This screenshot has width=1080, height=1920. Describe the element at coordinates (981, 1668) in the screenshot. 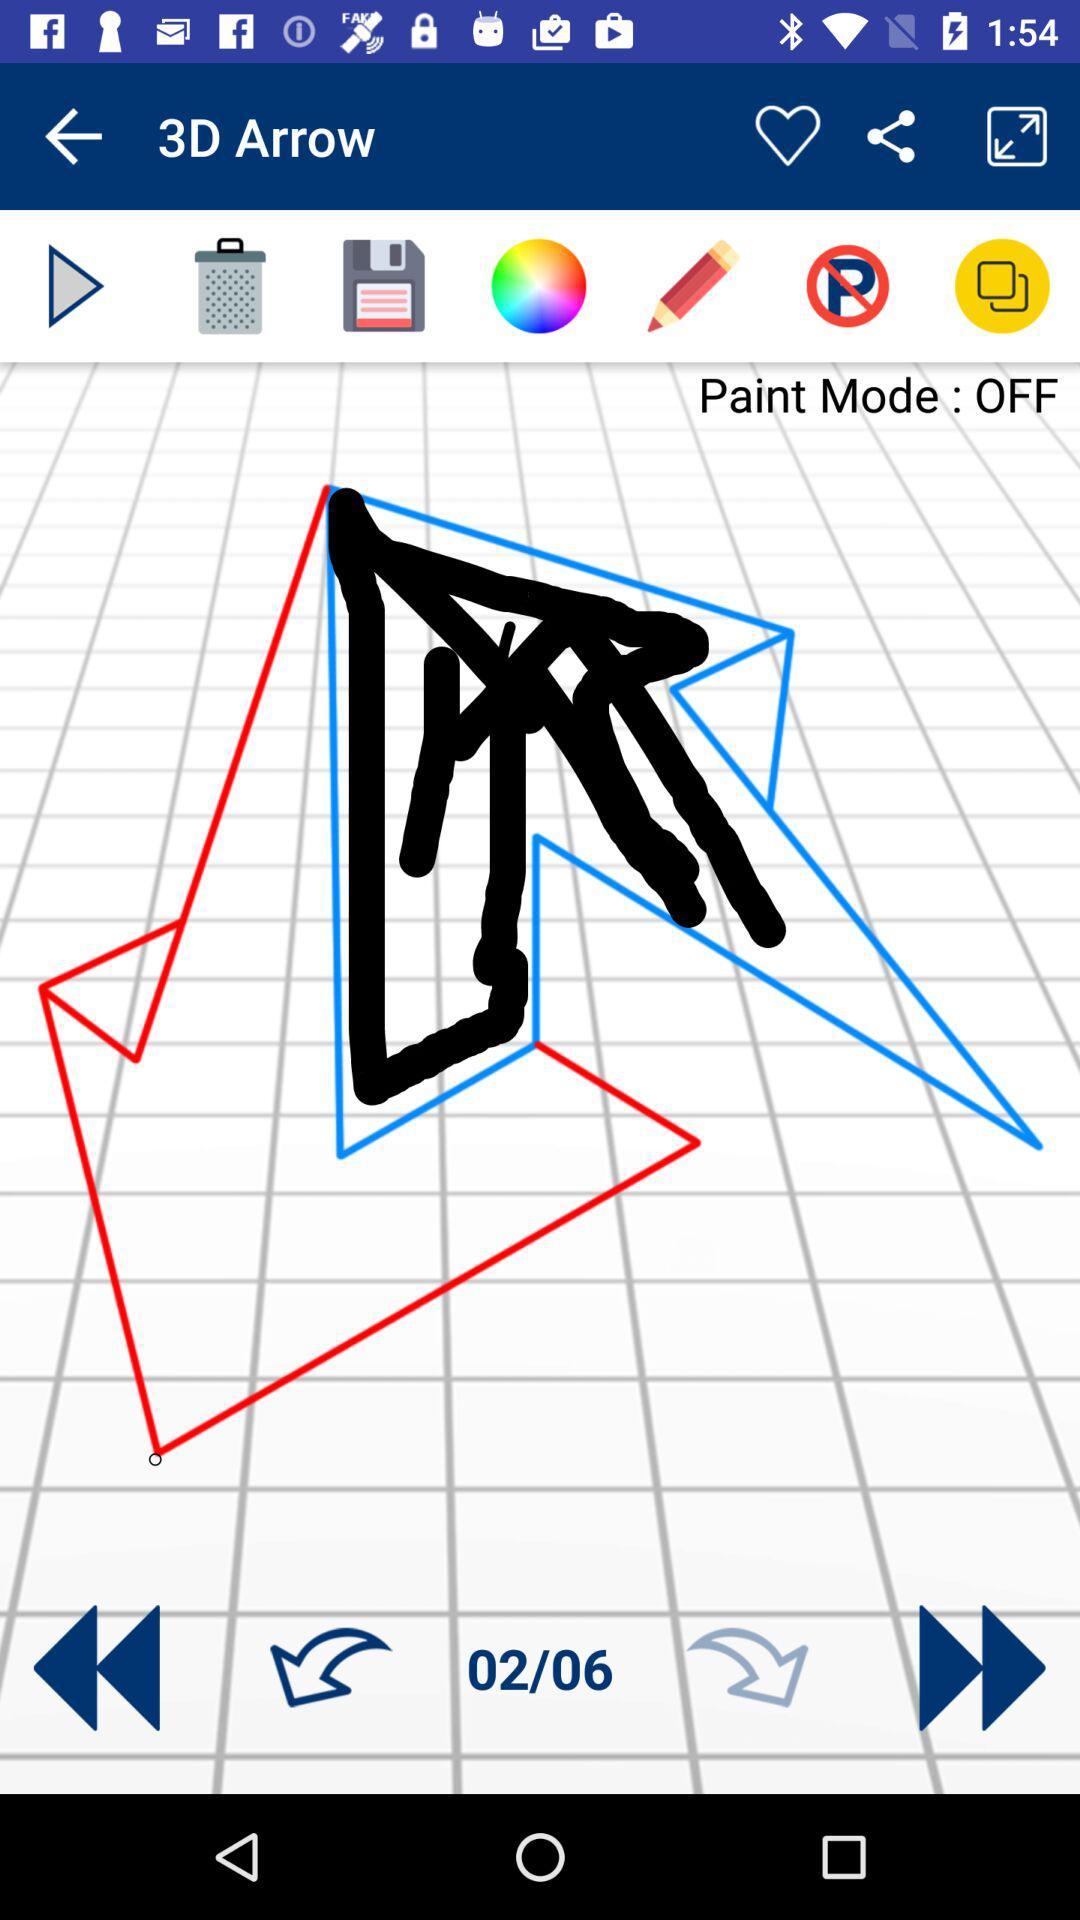

I see `rotate or switch images` at that location.